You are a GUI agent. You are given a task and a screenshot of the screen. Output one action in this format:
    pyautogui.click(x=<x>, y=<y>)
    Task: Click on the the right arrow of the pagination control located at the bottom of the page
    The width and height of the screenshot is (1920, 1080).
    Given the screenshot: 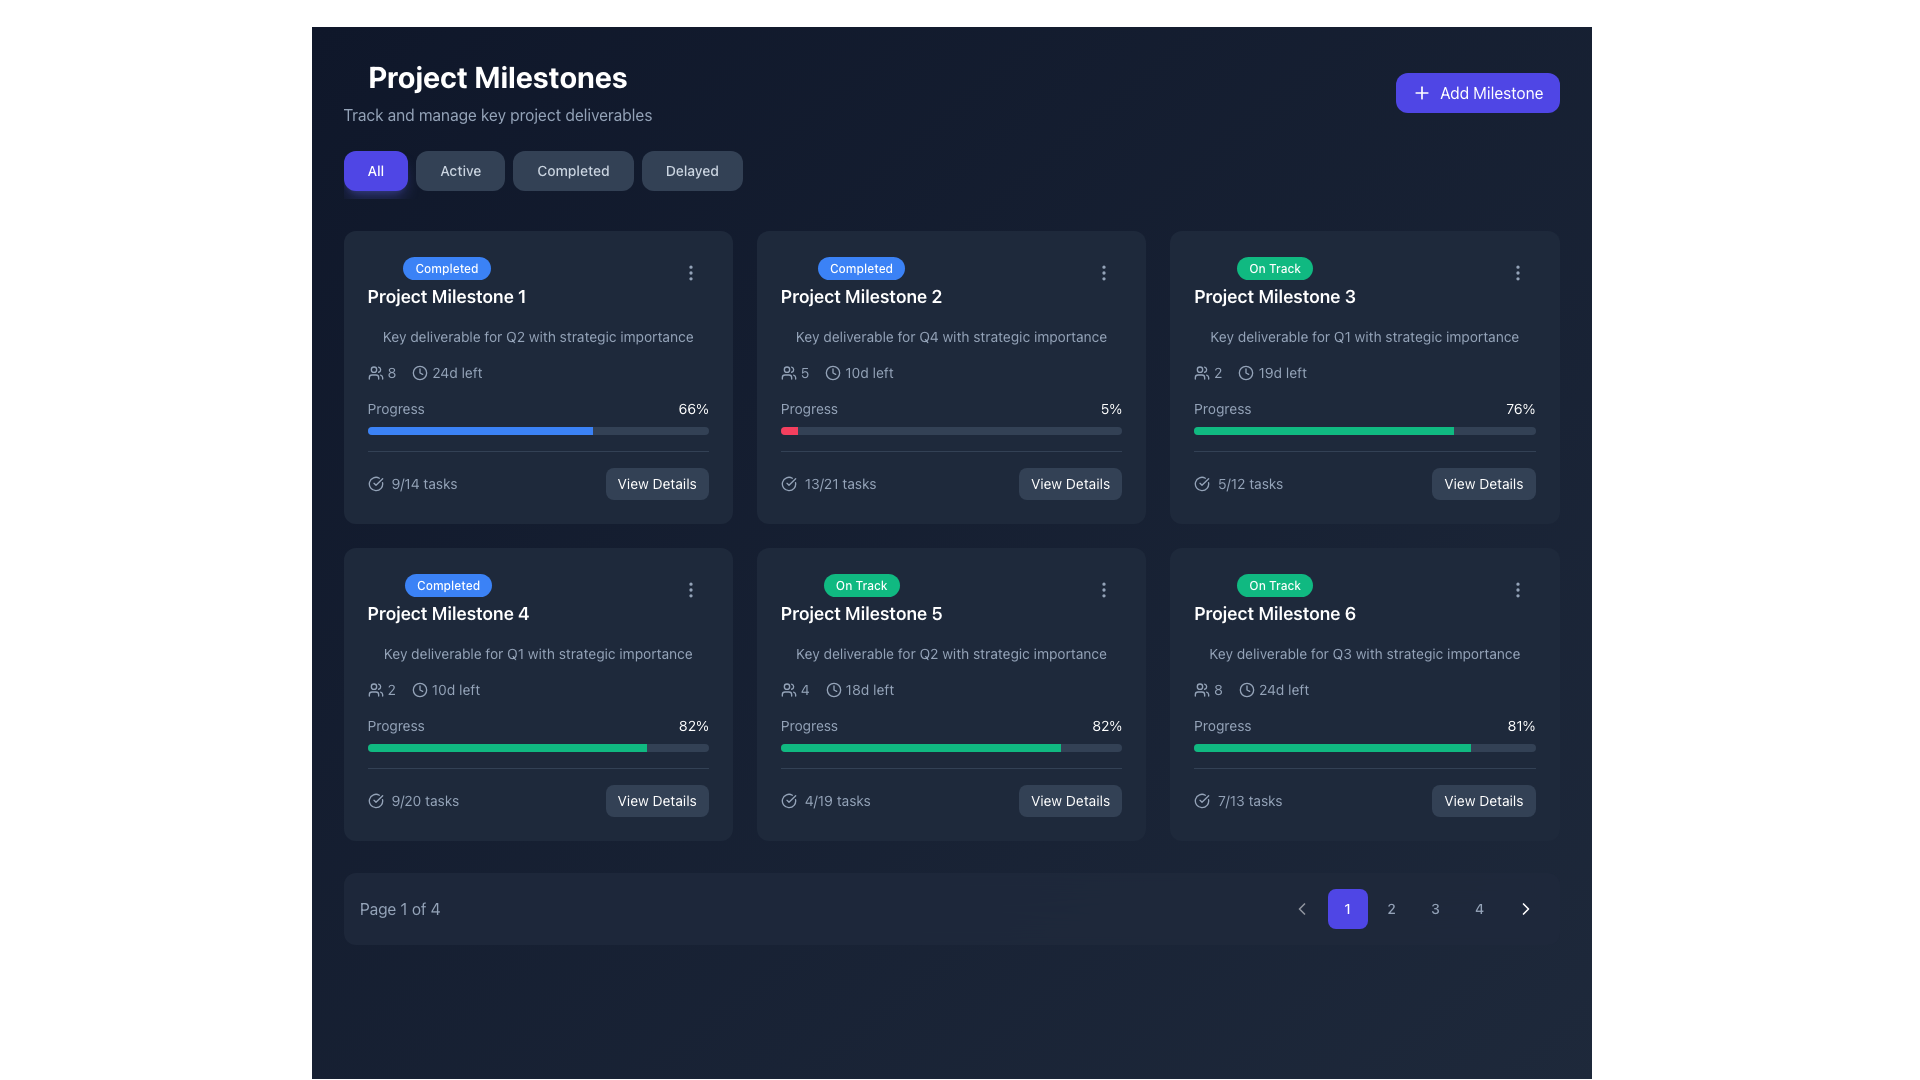 What is the action you would take?
    pyautogui.click(x=950, y=909)
    